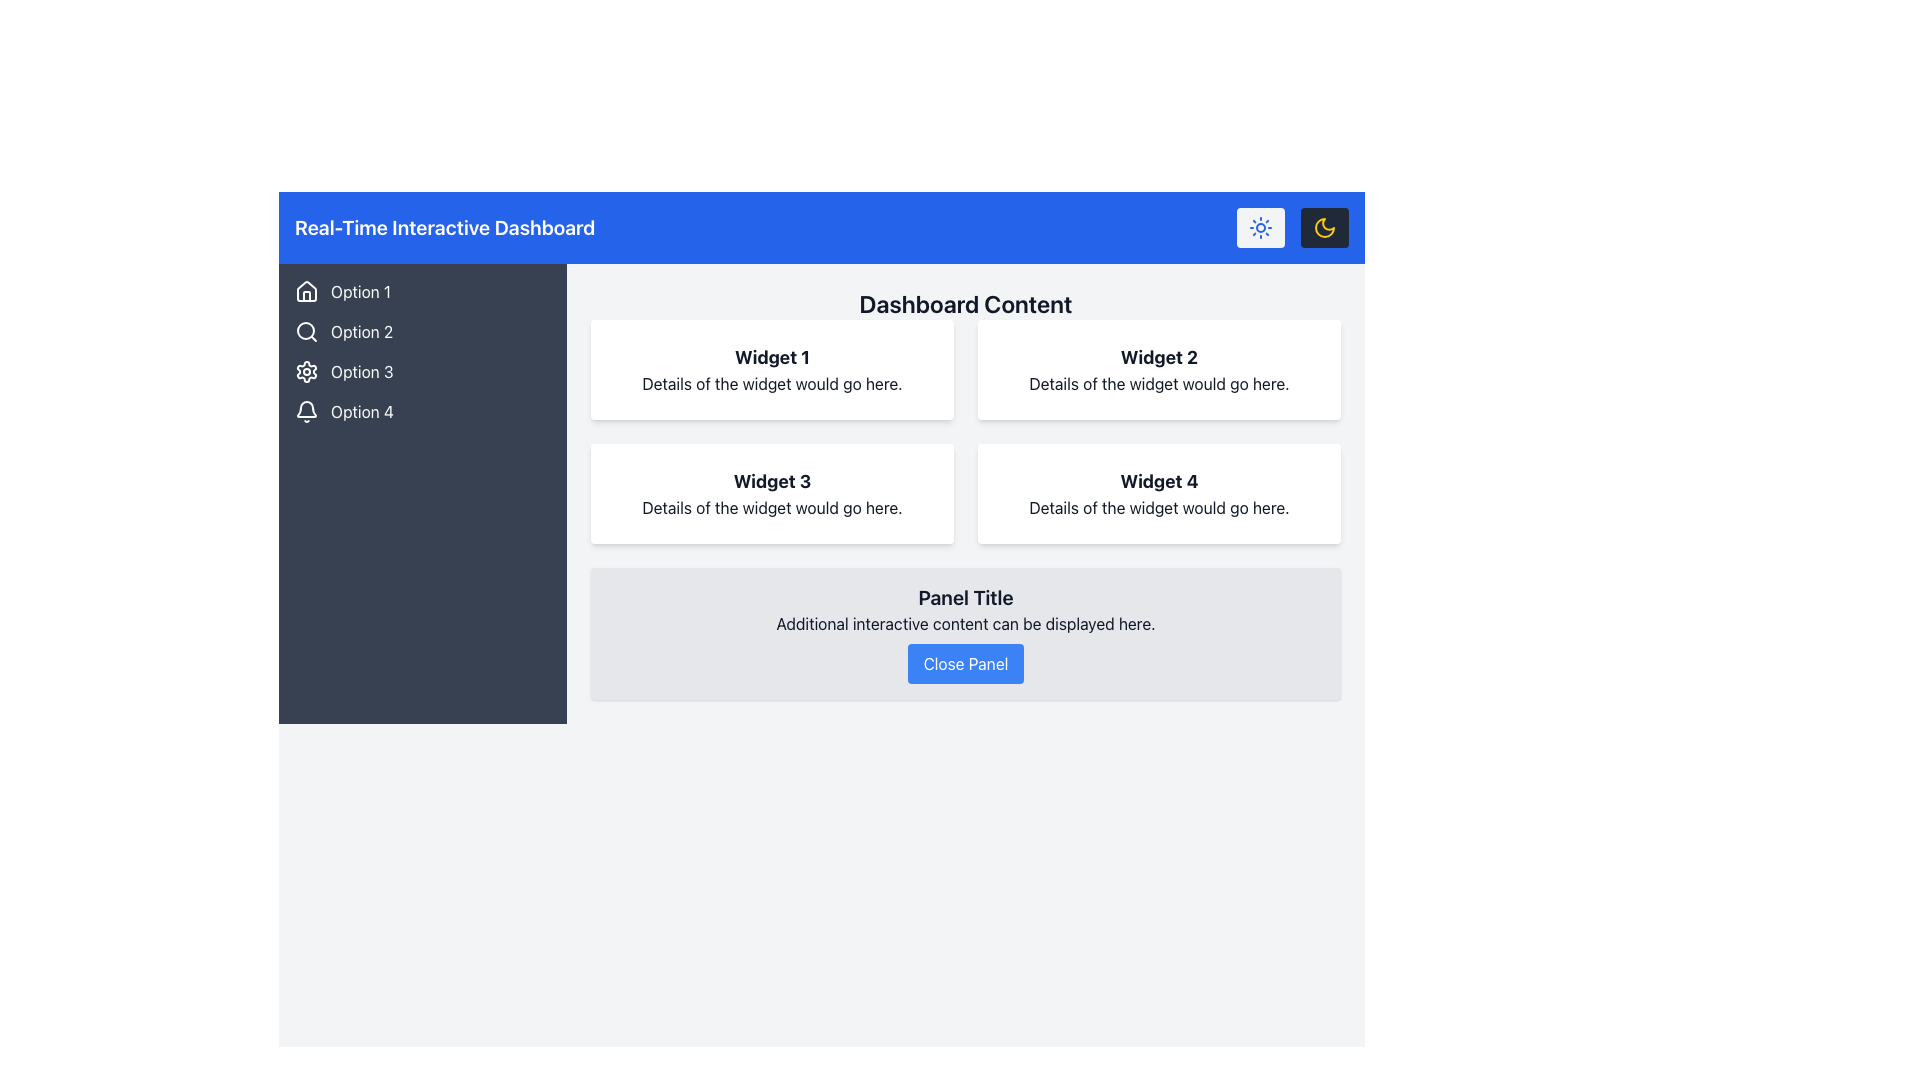 The width and height of the screenshot is (1920, 1080). What do you see at coordinates (1324, 226) in the screenshot?
I see `the rounded button with a dark-gray background and yellow text displaying a moon icon` at bounding box center [1324, 226].